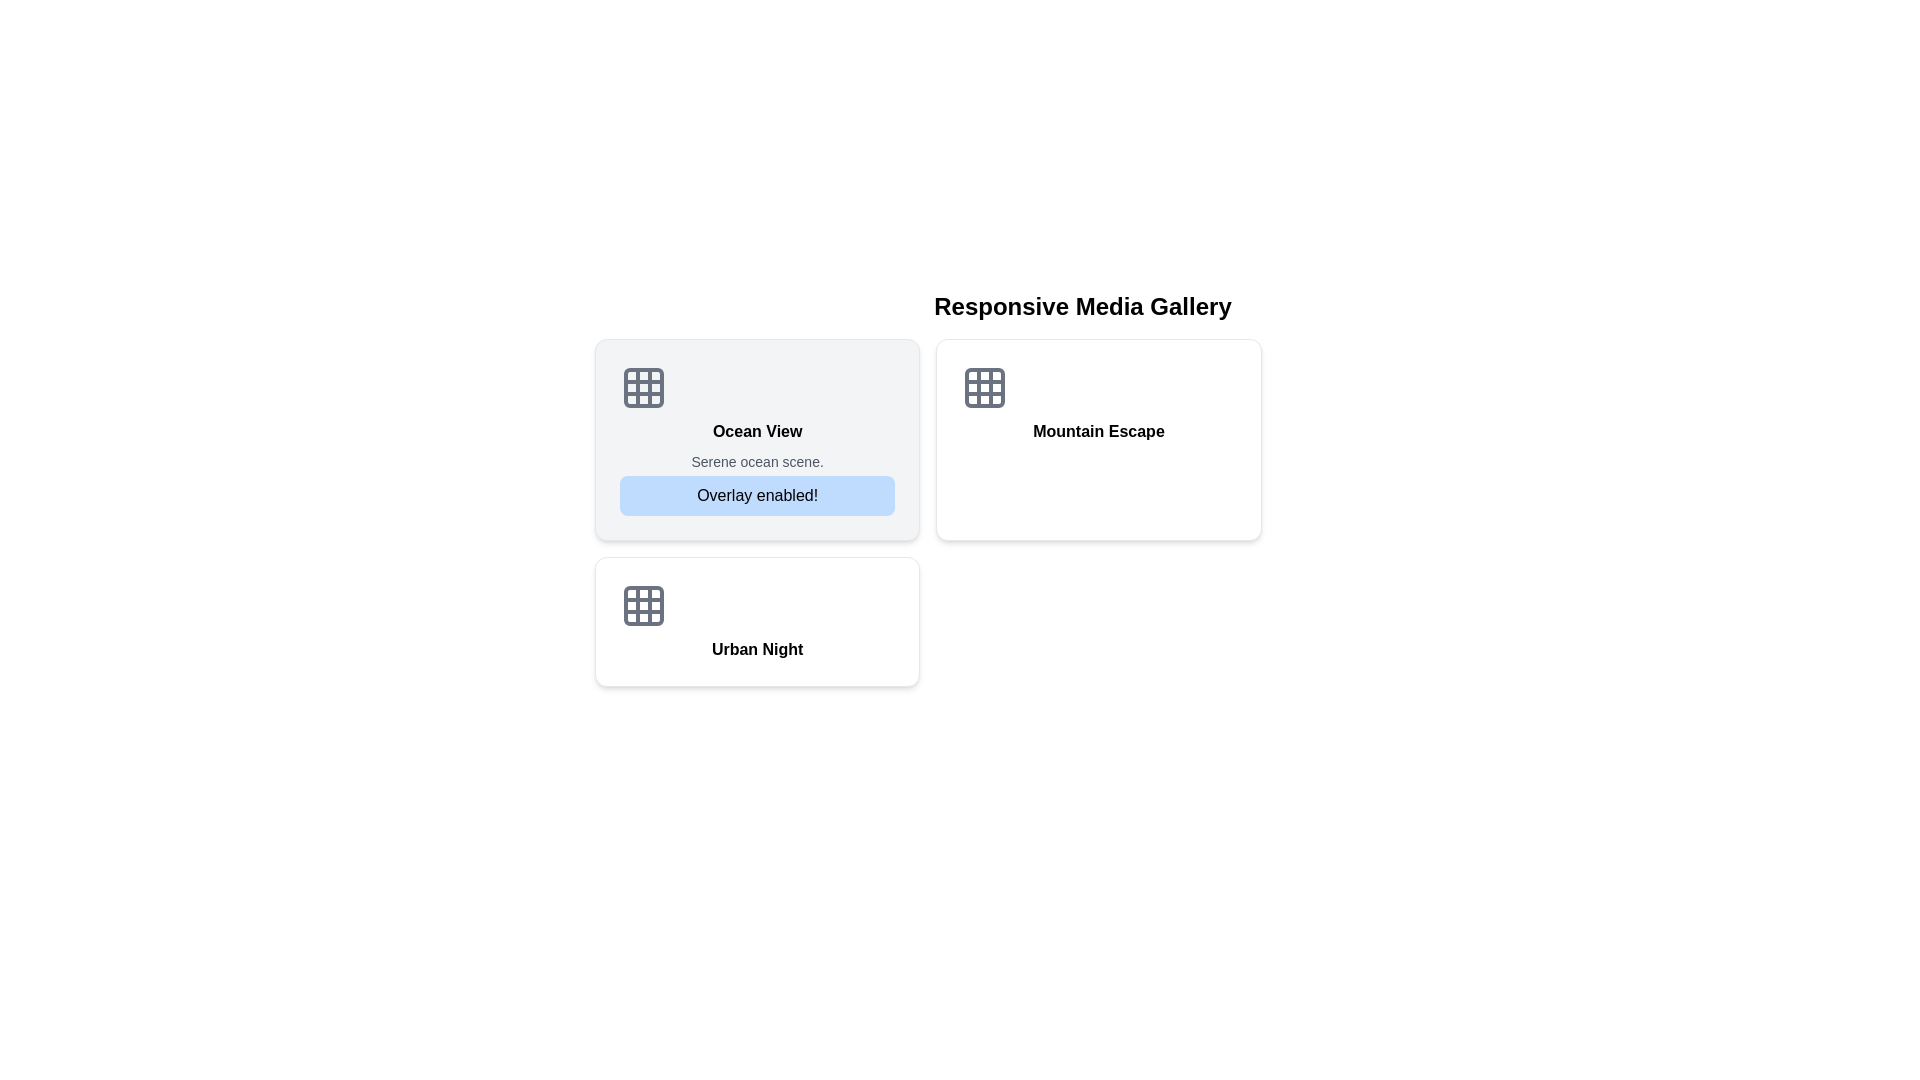 The width and height of the screenshot is (1920, 1080). Describe the element at coordinates (756, 495) in the screenshot. I see `the text label element that displays 'Overlay enabled!' at the bottom of the 'Ocean View' card` at that location.